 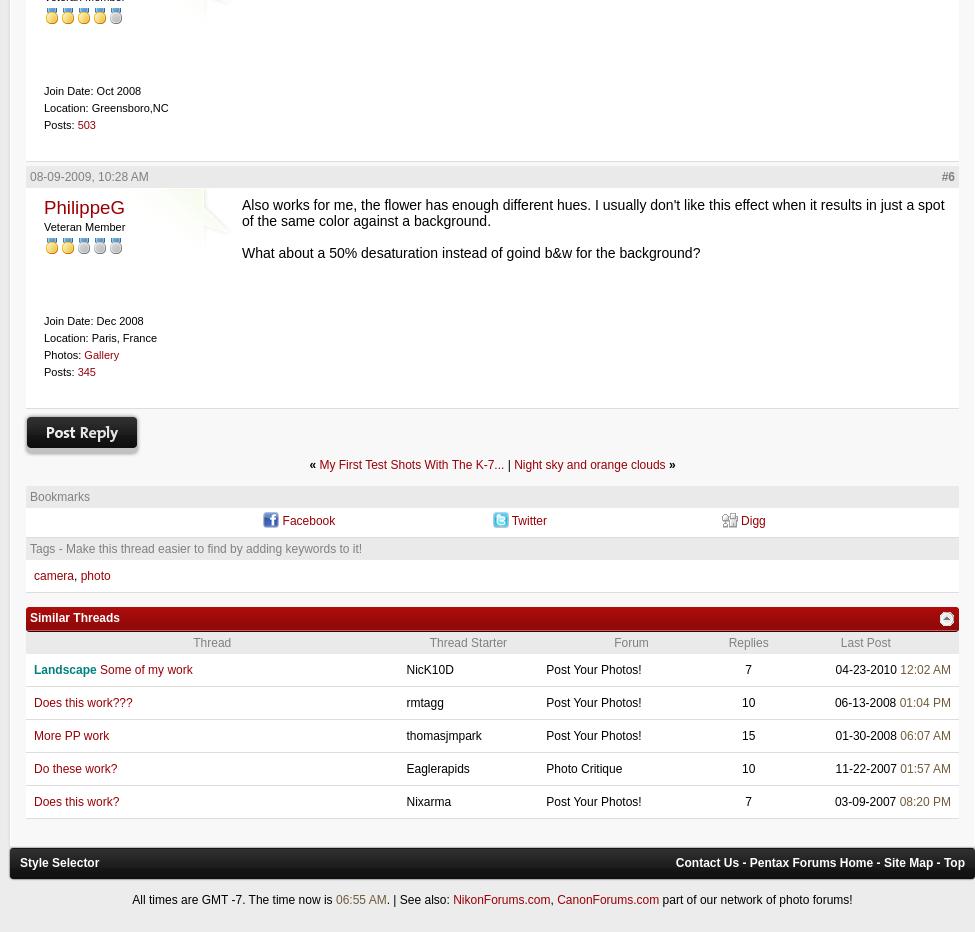 I want to click on '08-09-2009, 10:28 AM', so click(x=30, y=176).